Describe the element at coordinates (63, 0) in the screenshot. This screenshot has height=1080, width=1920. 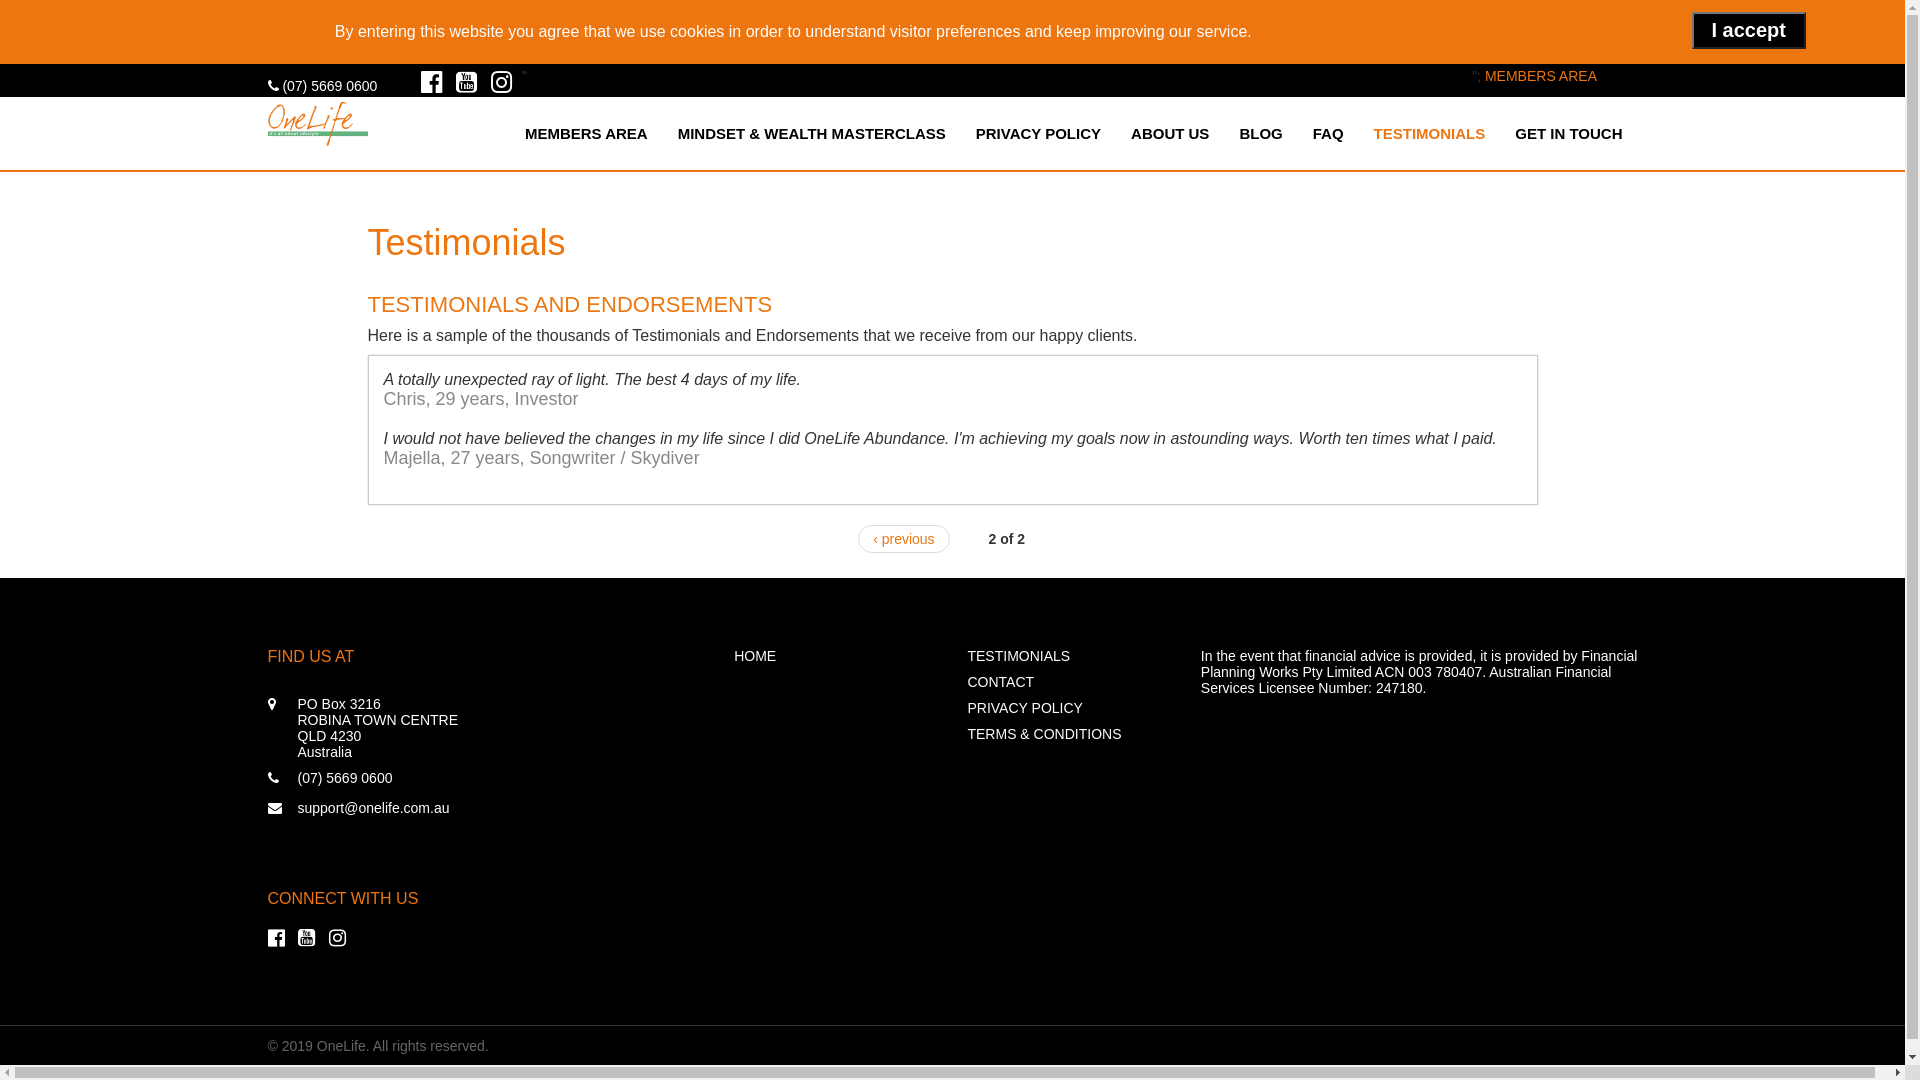
I see `'Skip to main content'` at that location.